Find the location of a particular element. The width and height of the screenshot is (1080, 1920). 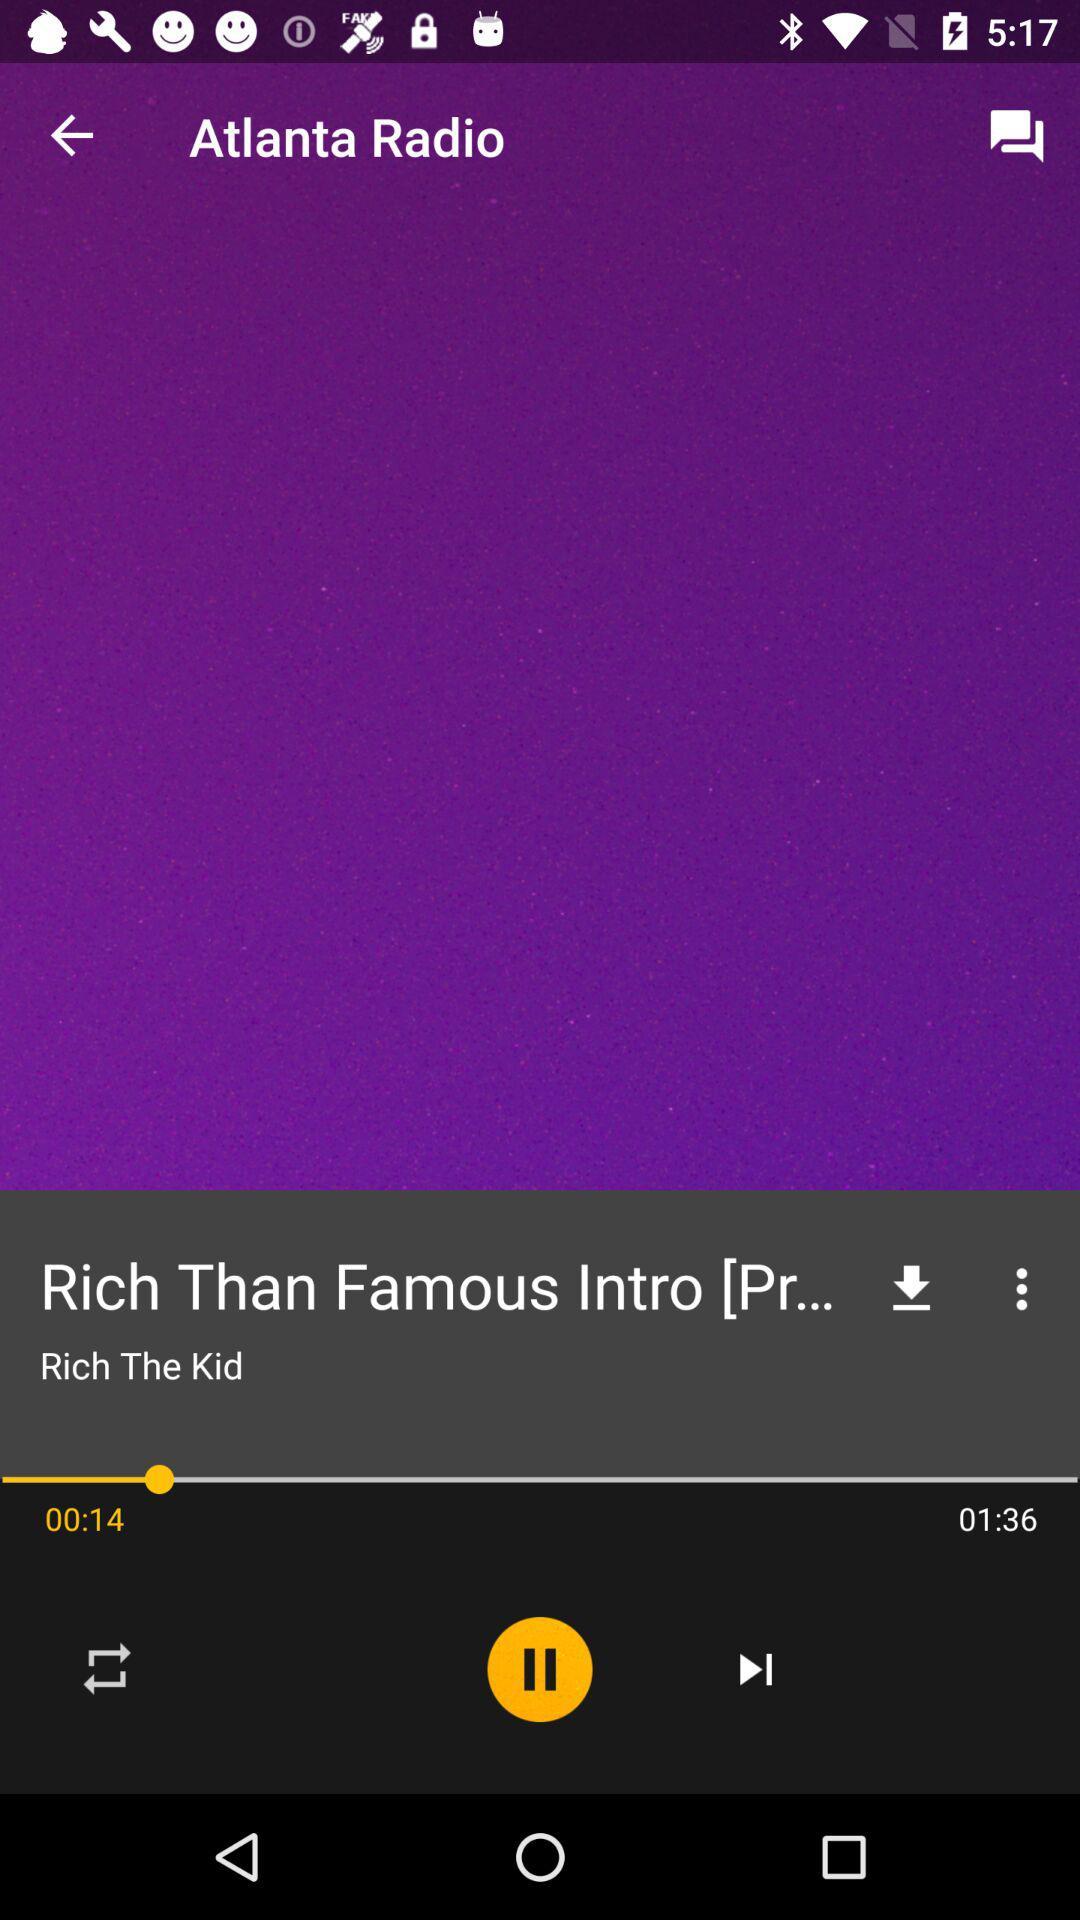

the file_download icon is located at coordinates (911, 1289).